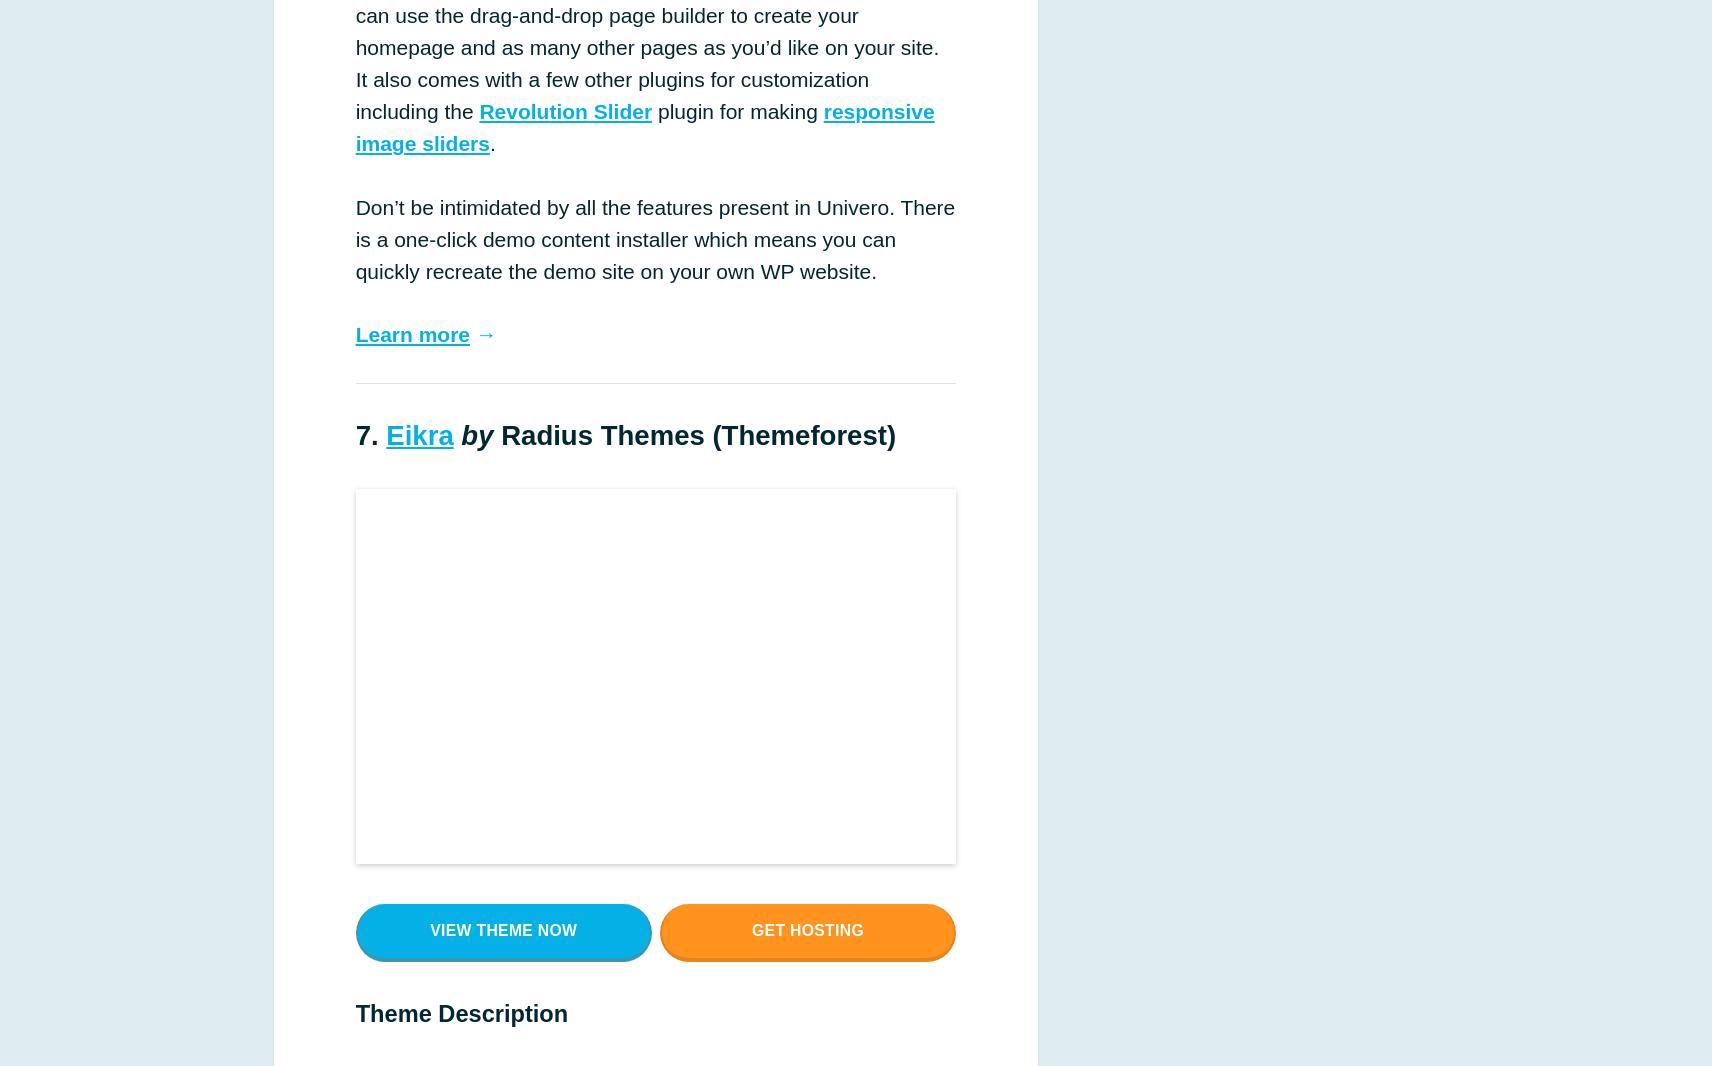 This screenshot has height=1066, width=1712. I want to click on 'Radius Themes (Themeforest)', so click(694, 435).